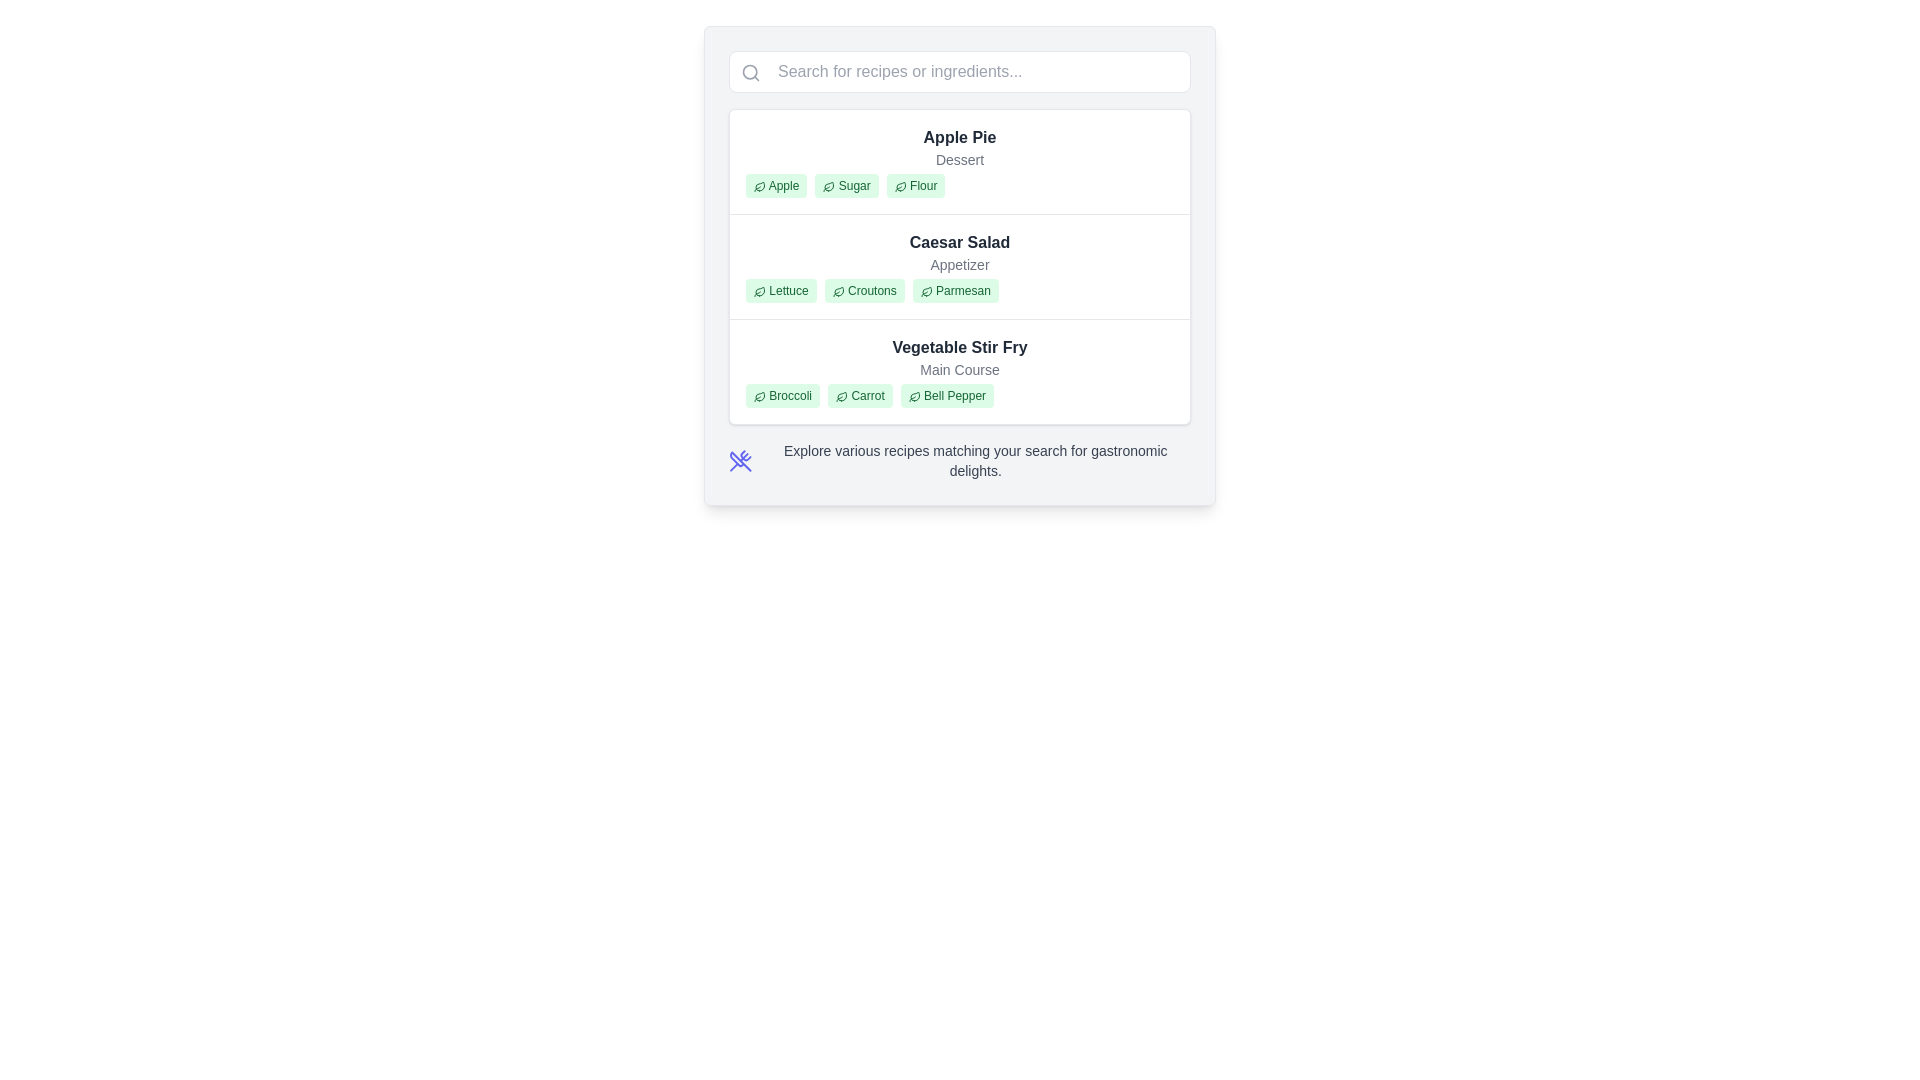 The width and height of the screenshot is (1920, 1080). Describe the element at coordinates (960, 371) in the screenshot. I see `the third list item labeled 'Vegetable Stir Fry' which contains the text 'Main Course' and colored labels for selection` at that location.